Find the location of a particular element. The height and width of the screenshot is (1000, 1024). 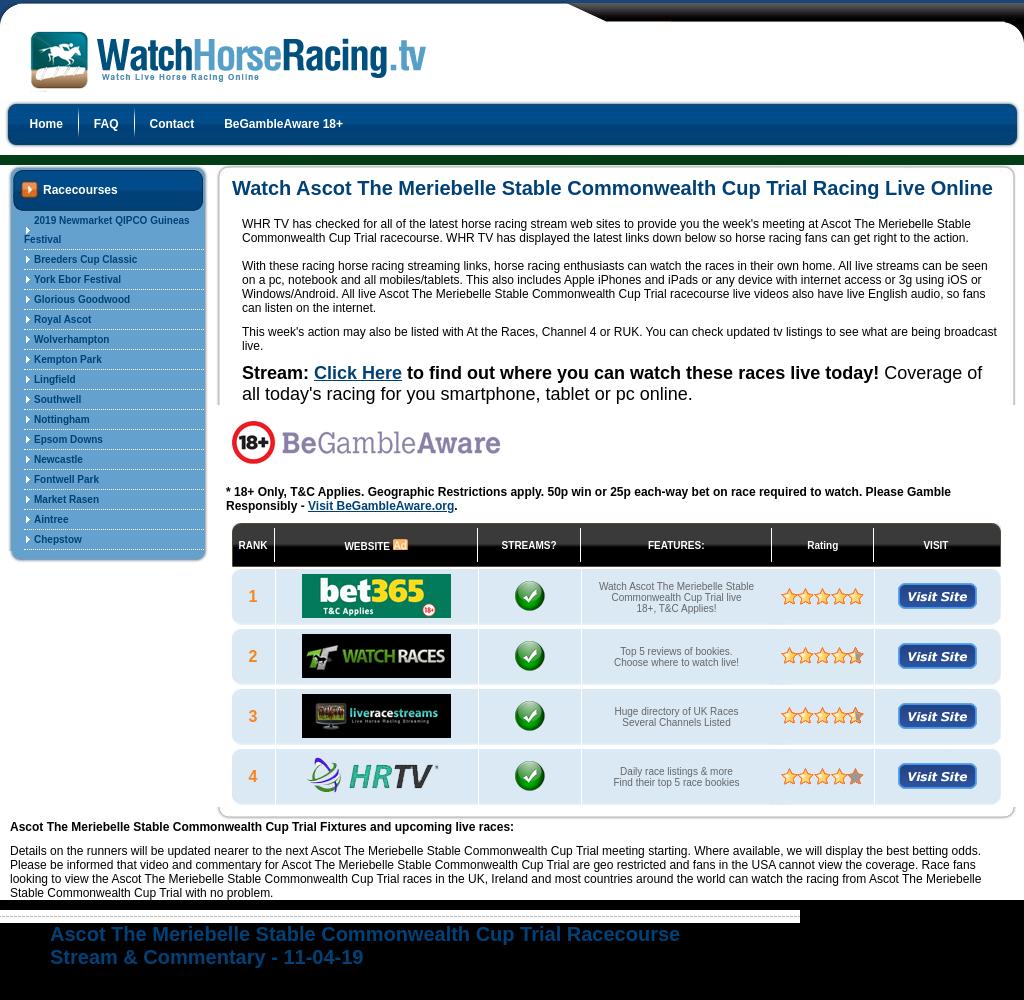

'Ascot The Meriebelle Stable Commonwealth Cup Trial   Racecourse Stream & Commentary -' is located at coordinates (48, 944).